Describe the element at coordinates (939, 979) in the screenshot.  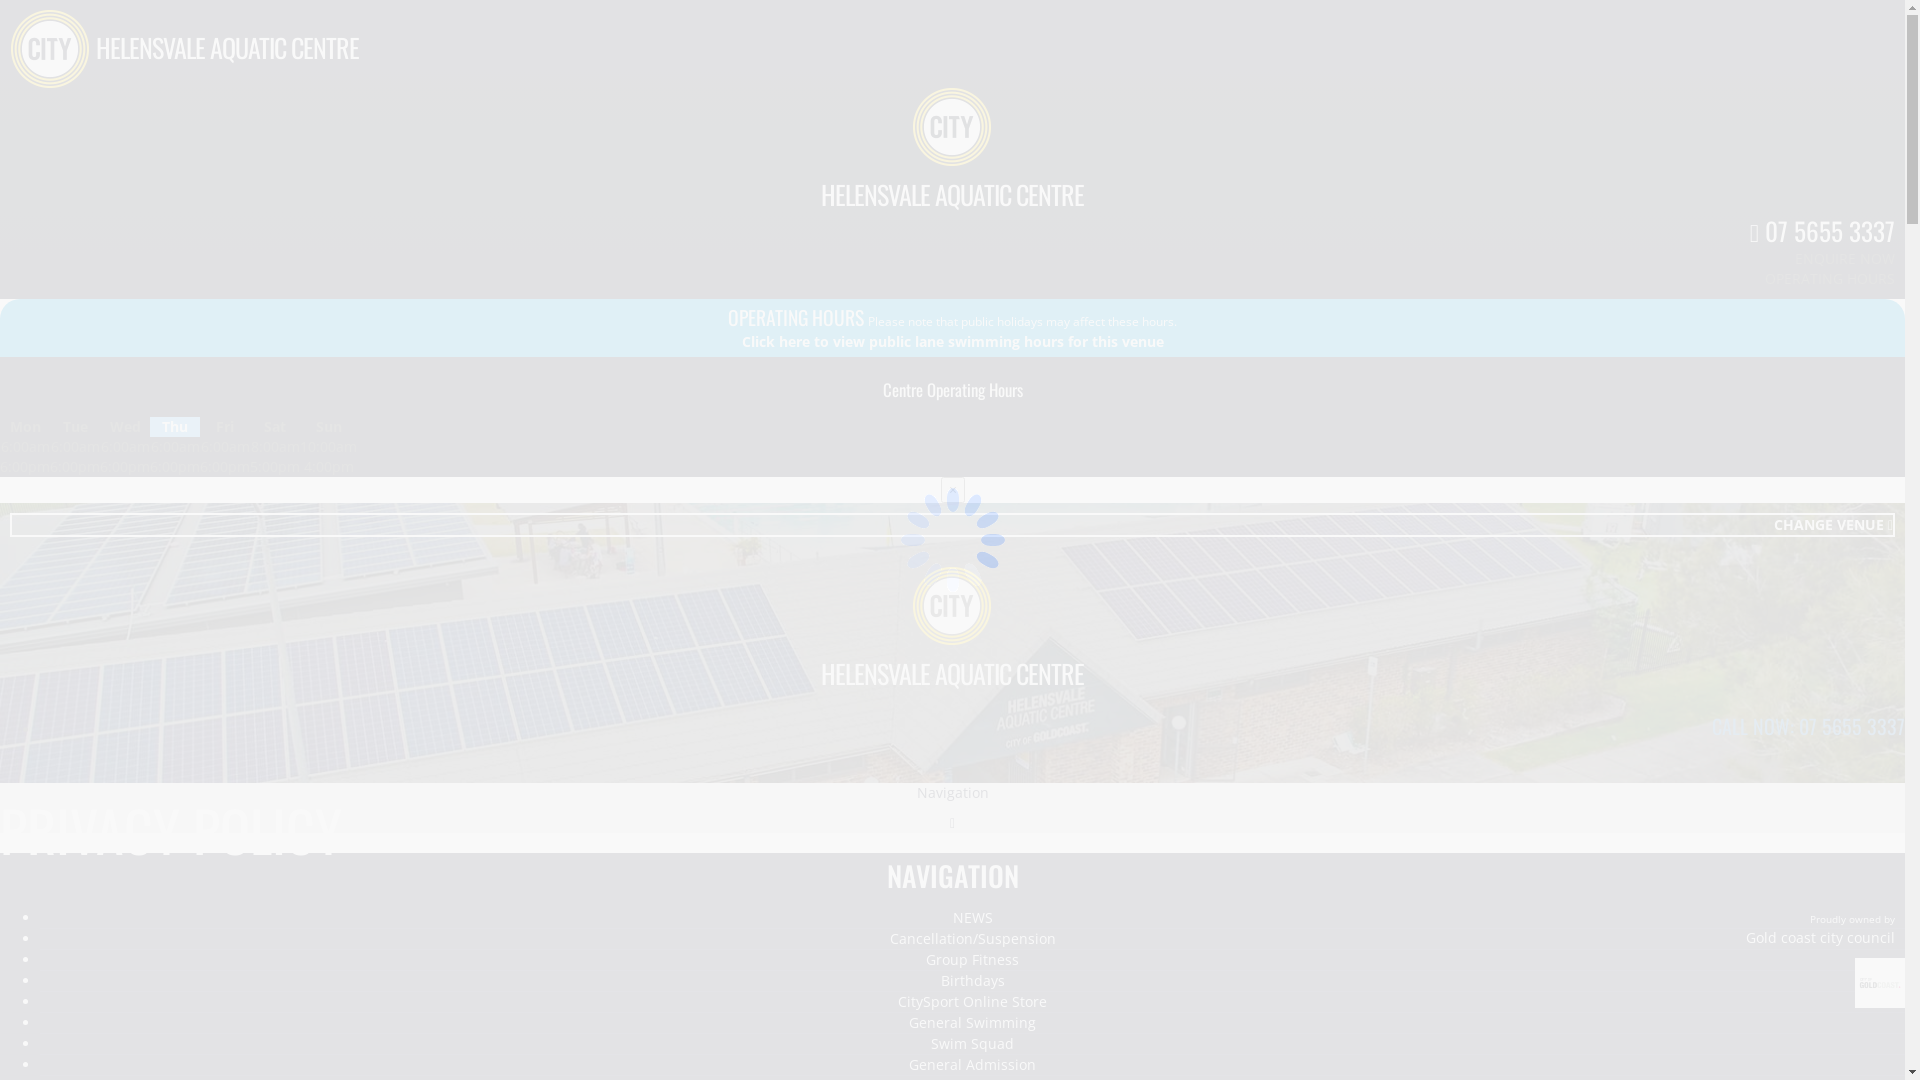
I see `'Birthdays'` at that location.